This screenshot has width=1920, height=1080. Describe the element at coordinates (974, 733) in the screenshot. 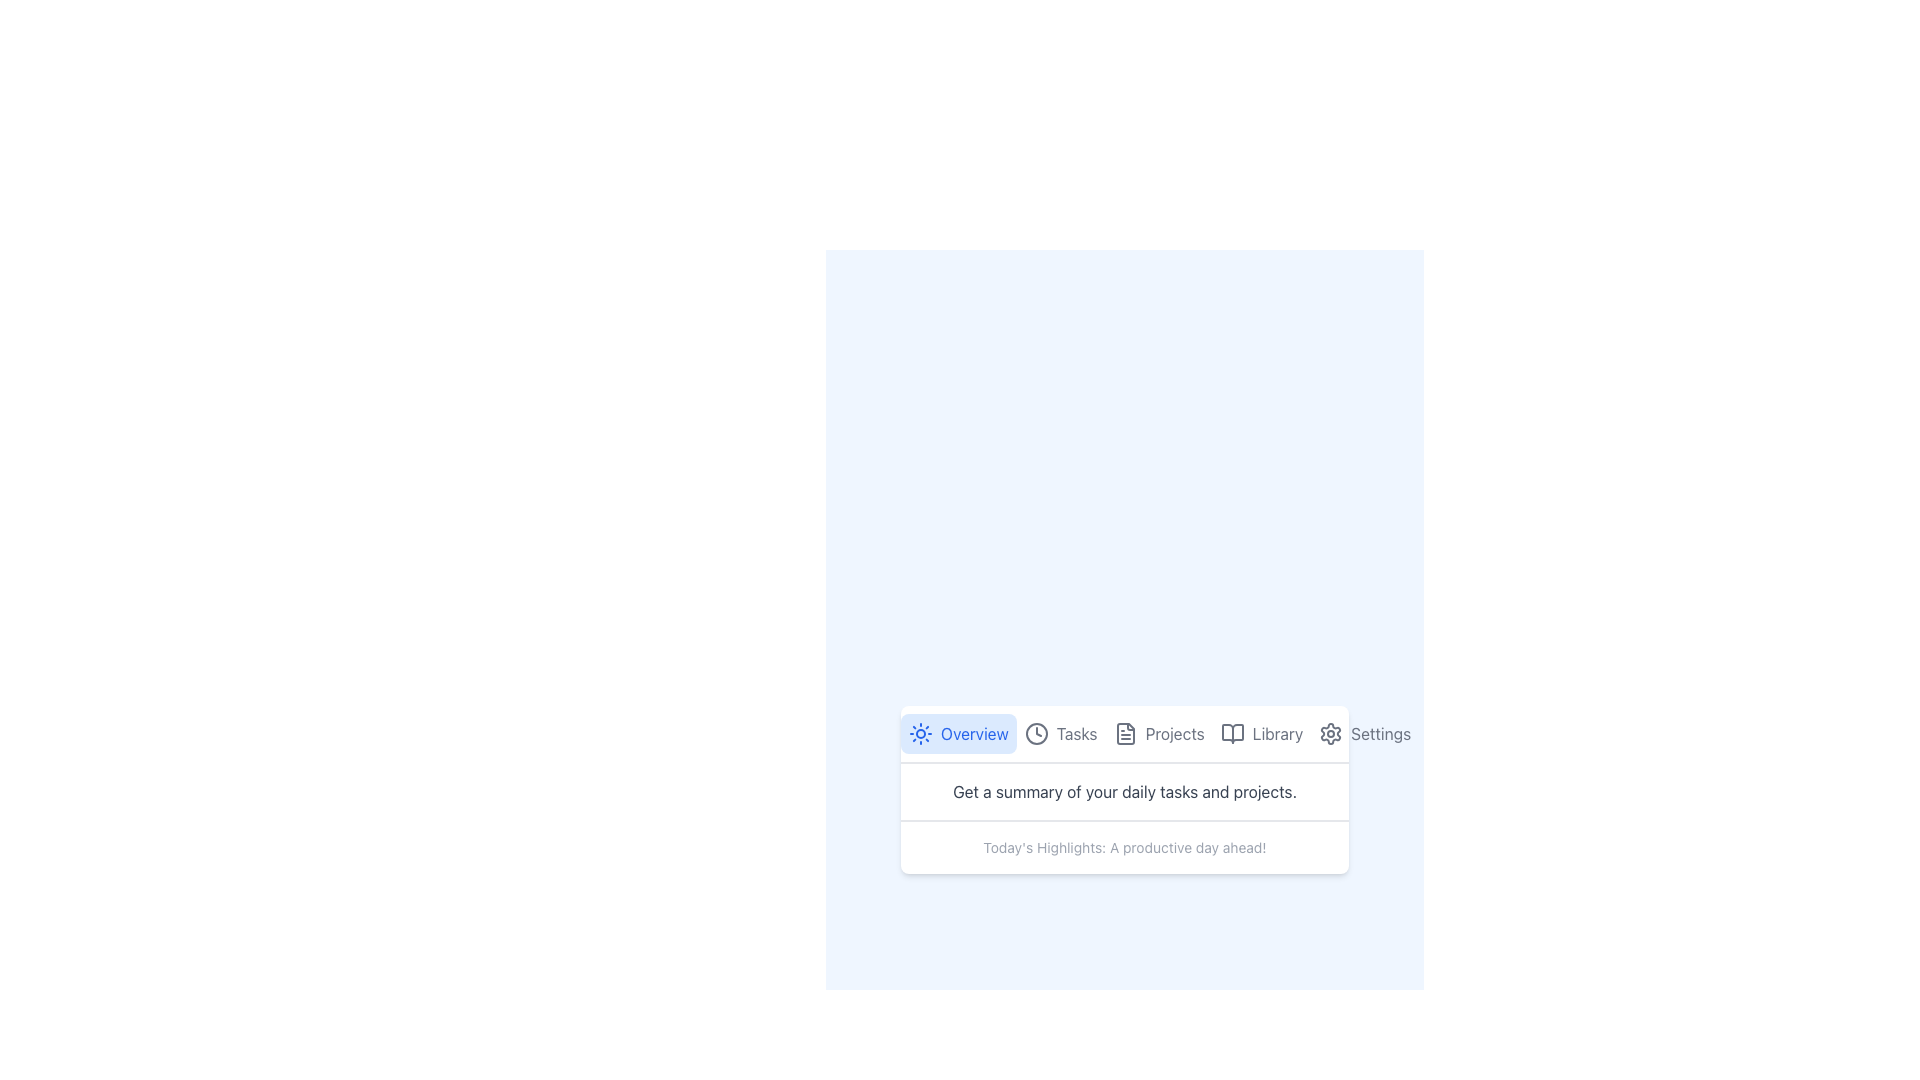

I see `the 'Overview' text label within the button that has a light blue background and rounded corners, which is the first button in a row at the top of the visible card` at that location.